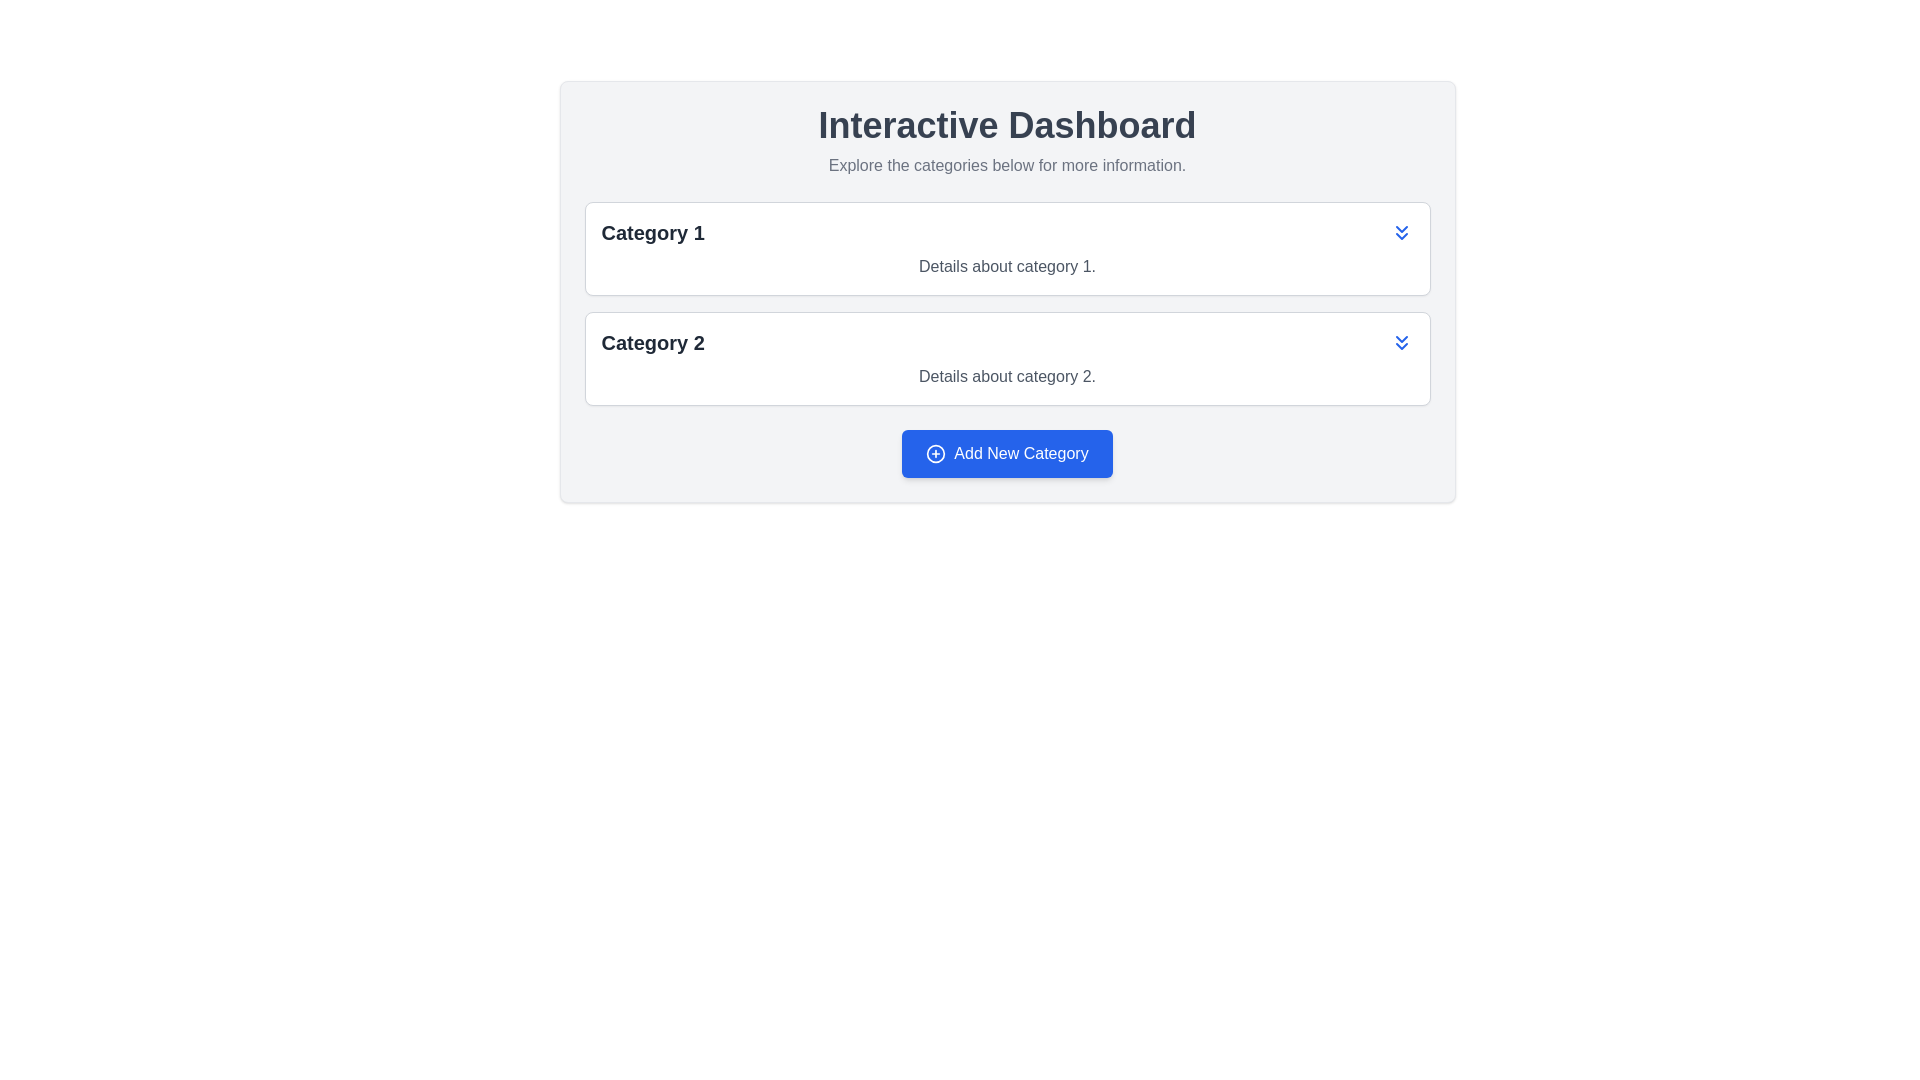 The width and height of the screenshot is (1920, 1080). I want to click on the Header element that serves as an introductory guide for the page, located at the upper-central portion above the list of categories, so click(1007, 141).